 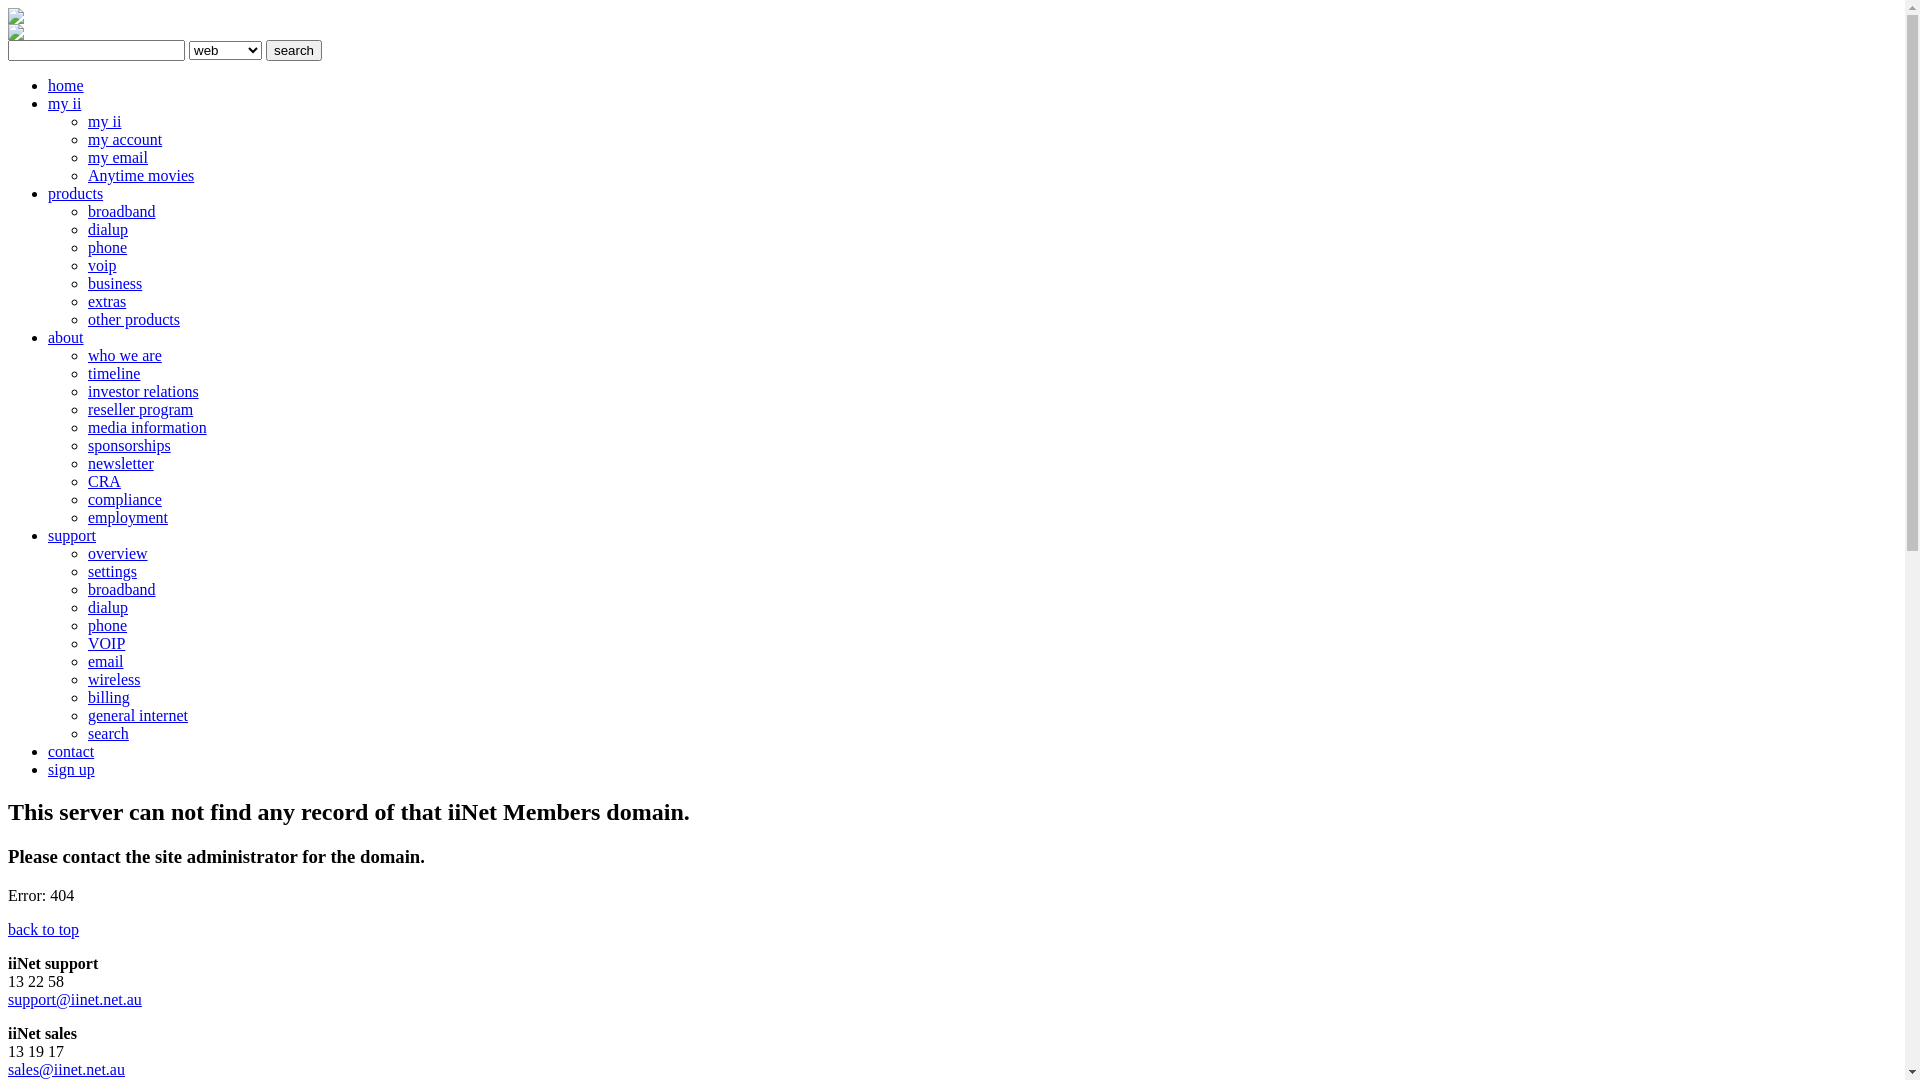 I want to click on 'search', so click(x=264, y=49).